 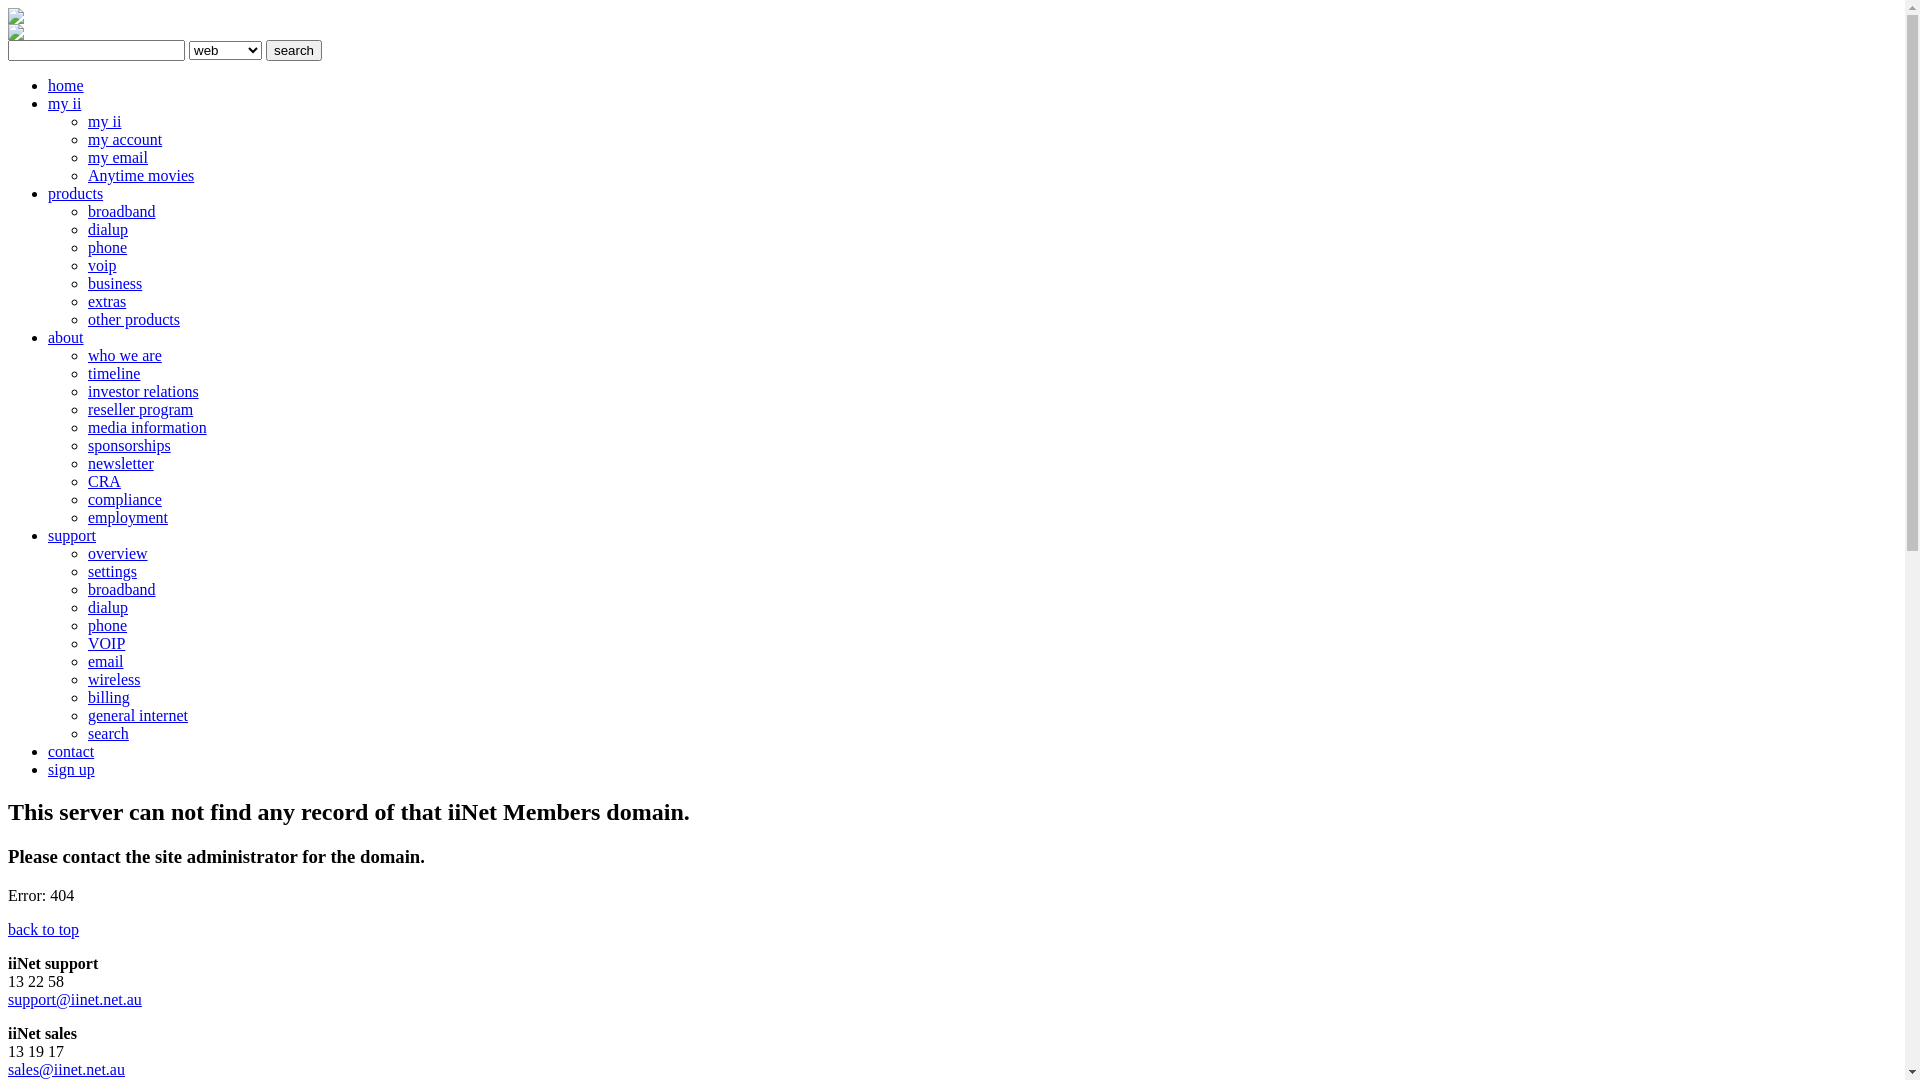 I want to click on 'search', so click(x=264, y=49).